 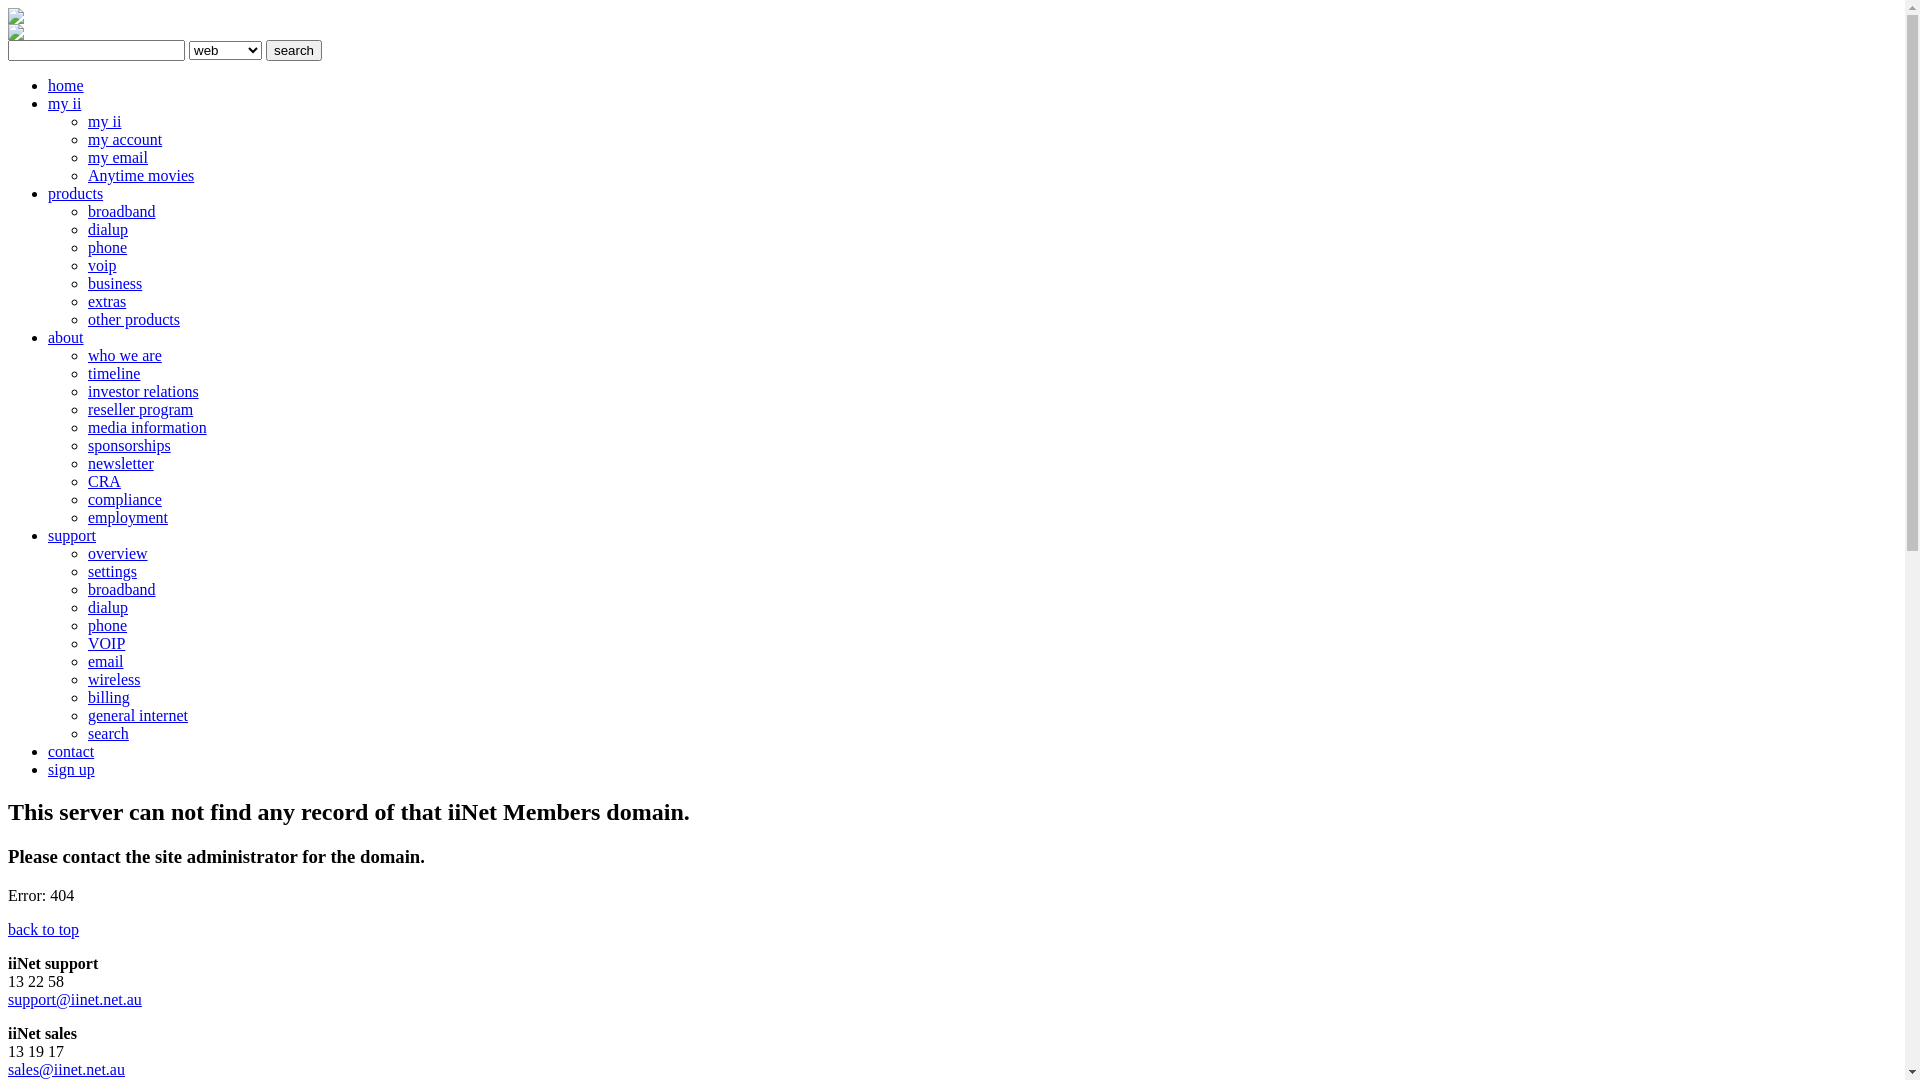 I want to click on 'search', so click(x=264, y=49).